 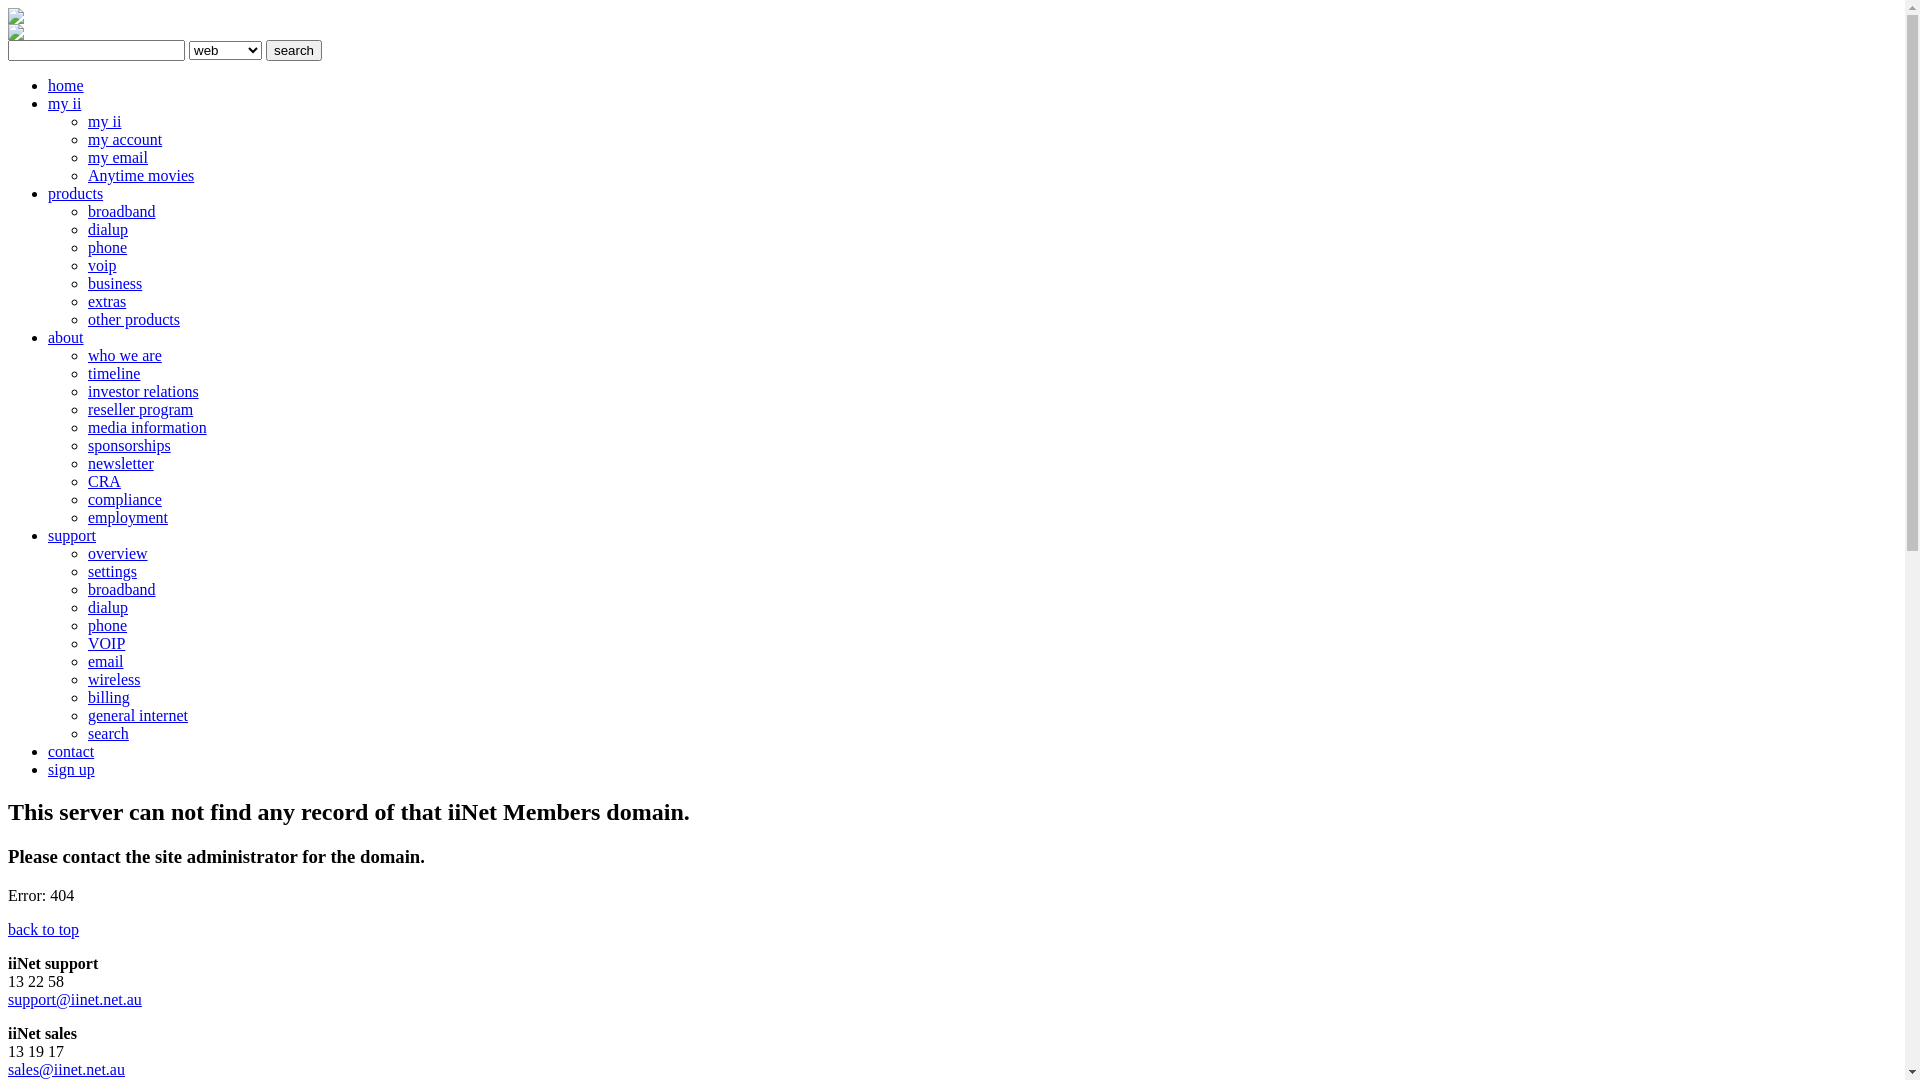 I want to click on 'search', so click(x=264, y=49).